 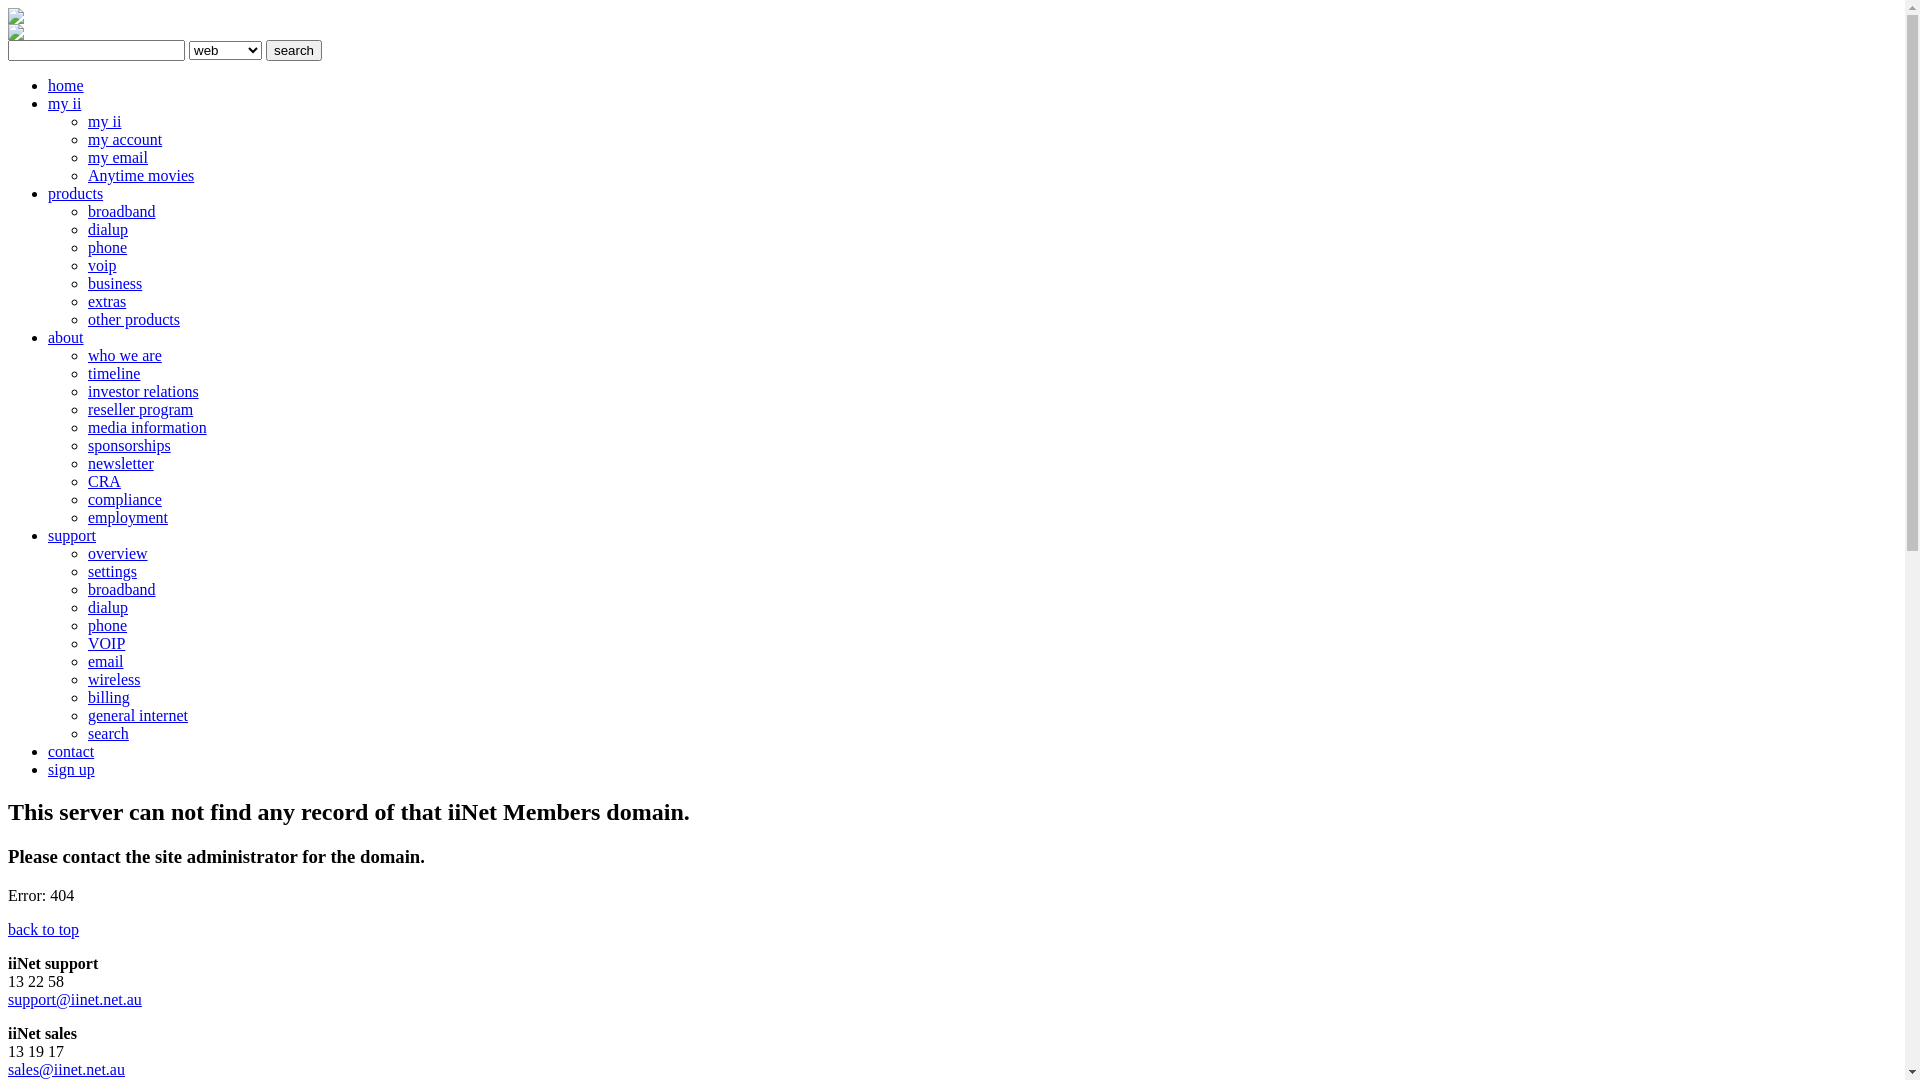 I want to click on 'search', so click(x=264, y=49).